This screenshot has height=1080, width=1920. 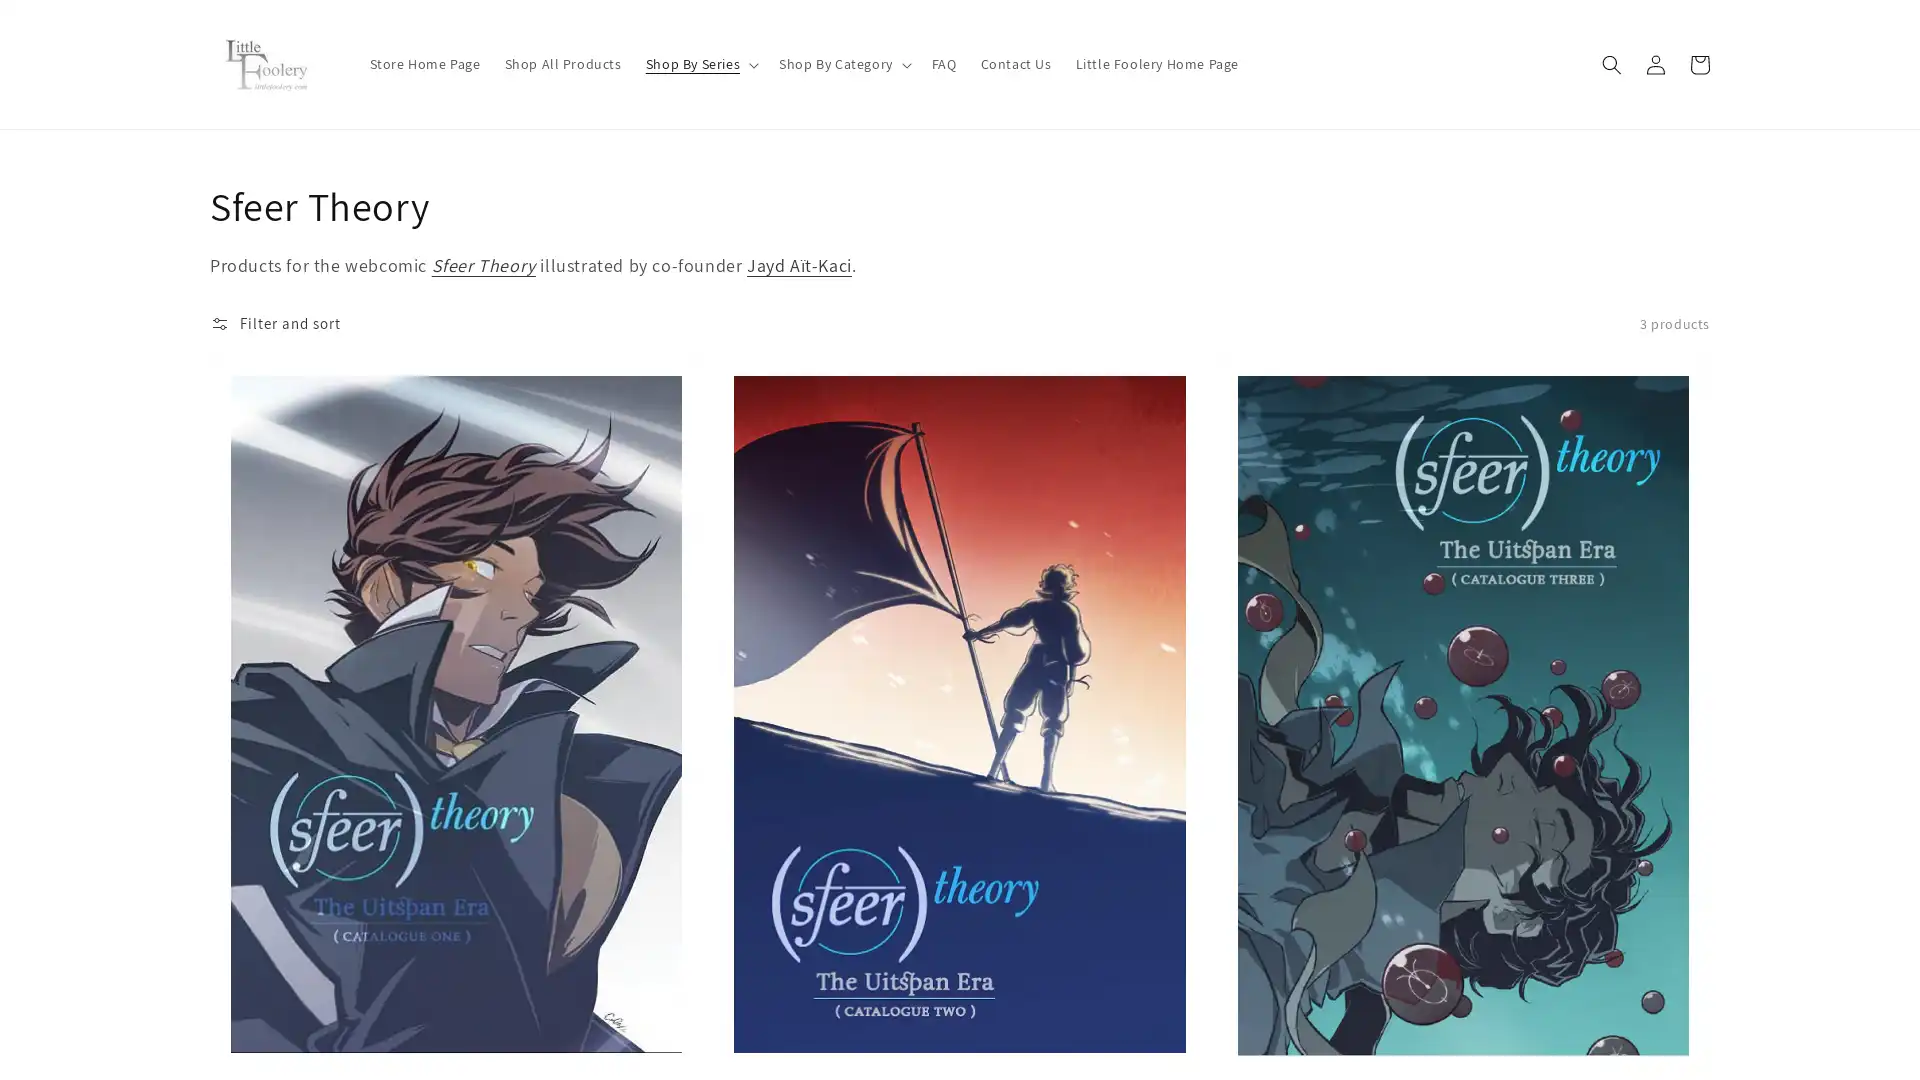 What do you see at coordinates (274, 323) in the screenshot?
I see `Filter and sort` at bounding box center [274, 323].